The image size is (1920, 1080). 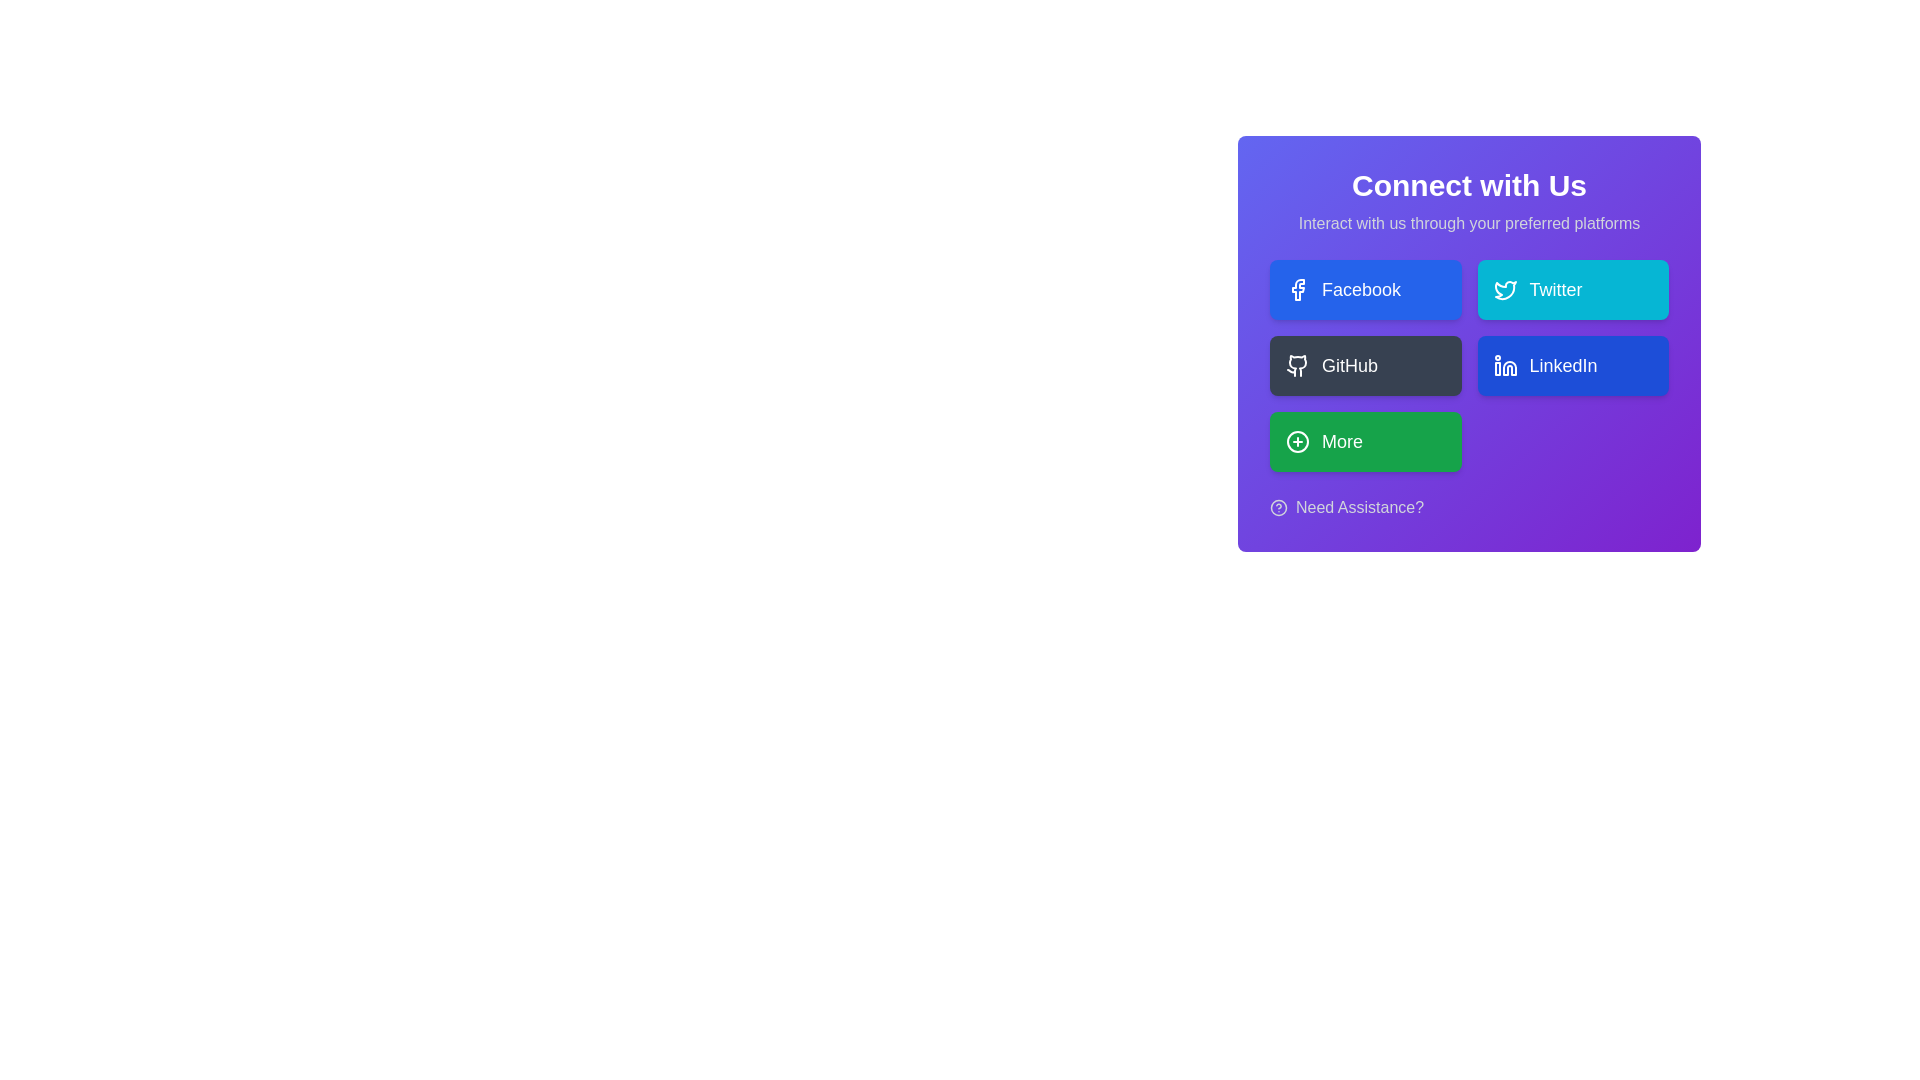 I want to click on the 'GitHub' button which contains the decorative SVG graphic representing the GitHub platform, located in the second row, first column of the 'Connect with Us' interface, so click(x=1296, y=366).